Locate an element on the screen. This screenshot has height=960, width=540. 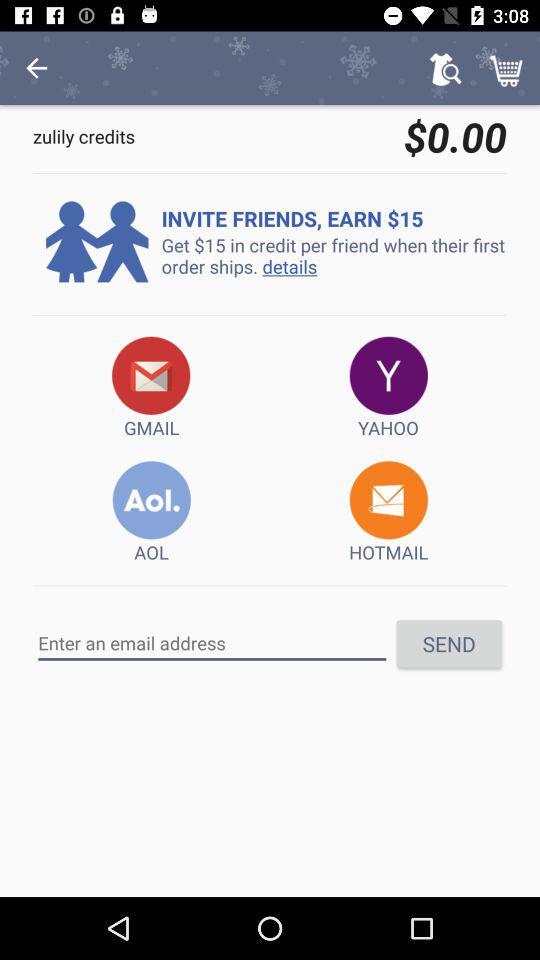
the item to the right of aol icon is located at coordinates (388, 512).